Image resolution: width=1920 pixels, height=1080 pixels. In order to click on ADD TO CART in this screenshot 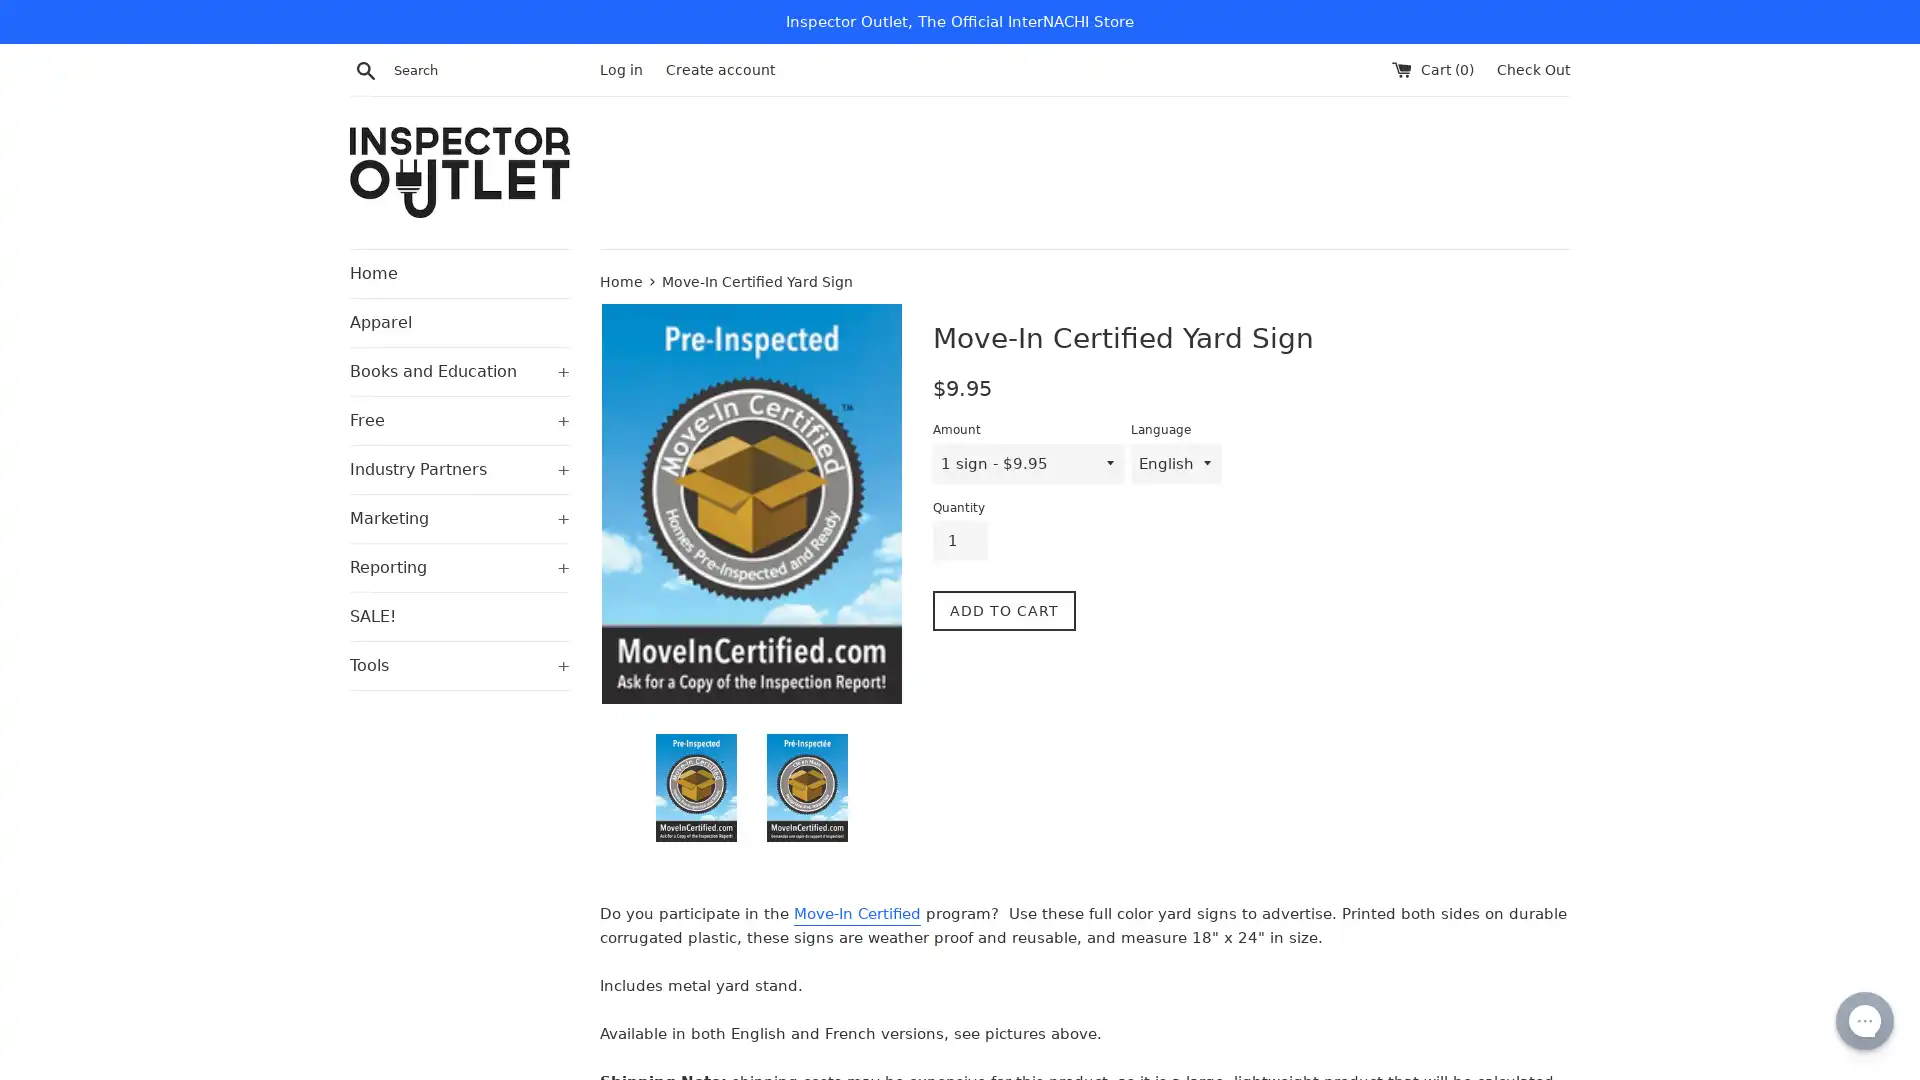, I will do `click(1004, 609)`.